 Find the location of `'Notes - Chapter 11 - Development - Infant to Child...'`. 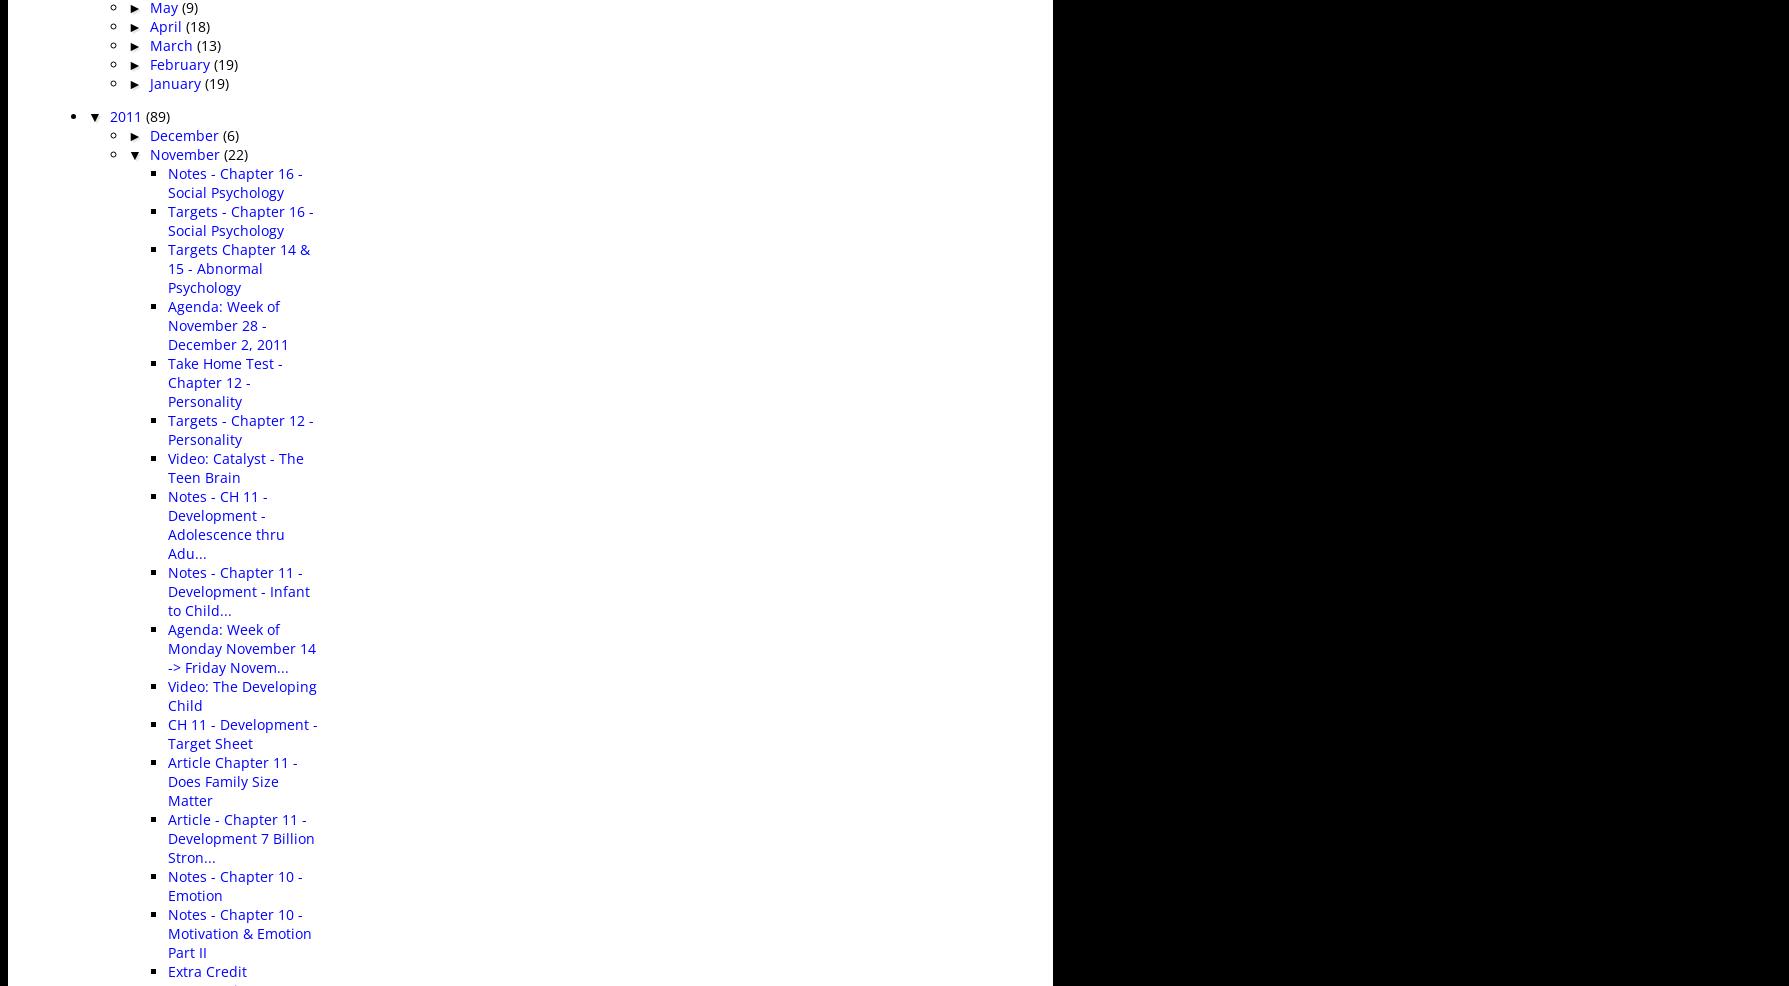

'Notes - Chapter 11 - Development - Infant to Child...' is located at coordinates (239, 590).